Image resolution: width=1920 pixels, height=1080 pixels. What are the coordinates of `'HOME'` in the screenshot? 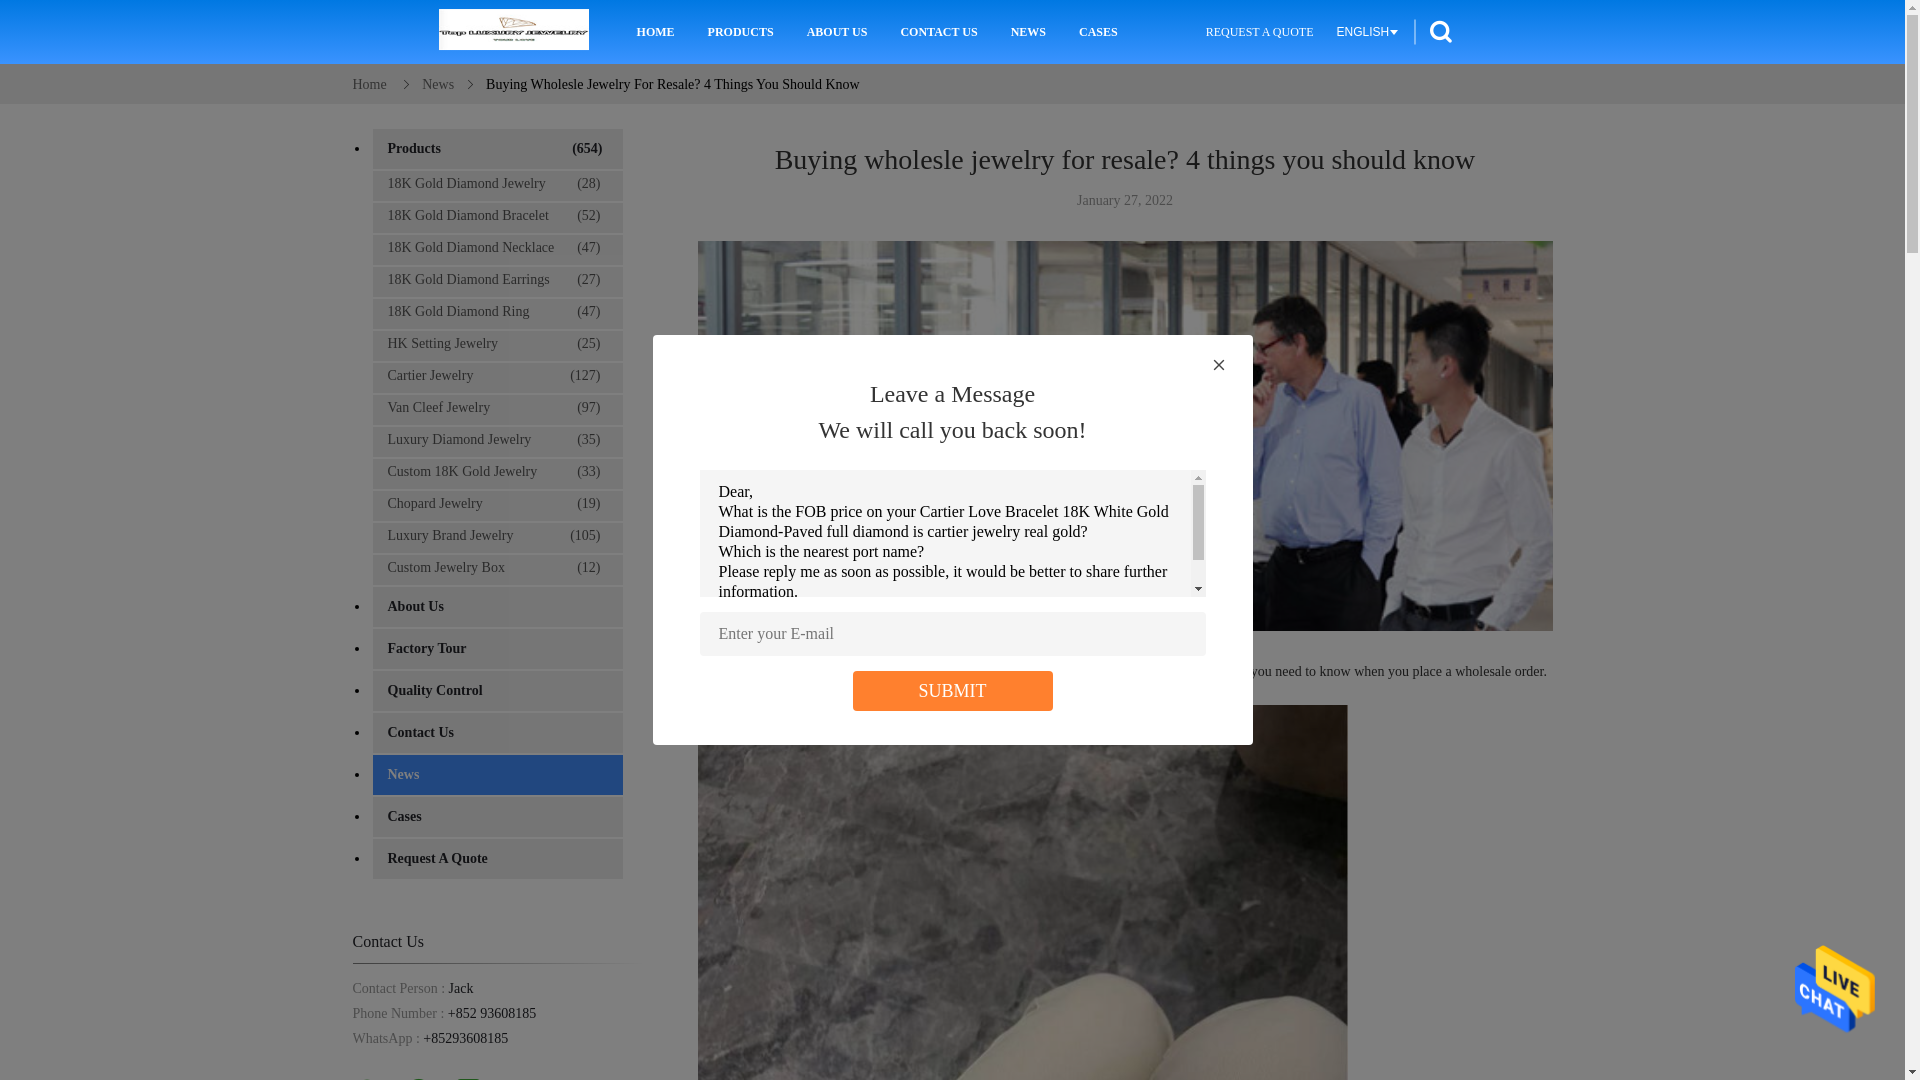 It's located at (656, 31).